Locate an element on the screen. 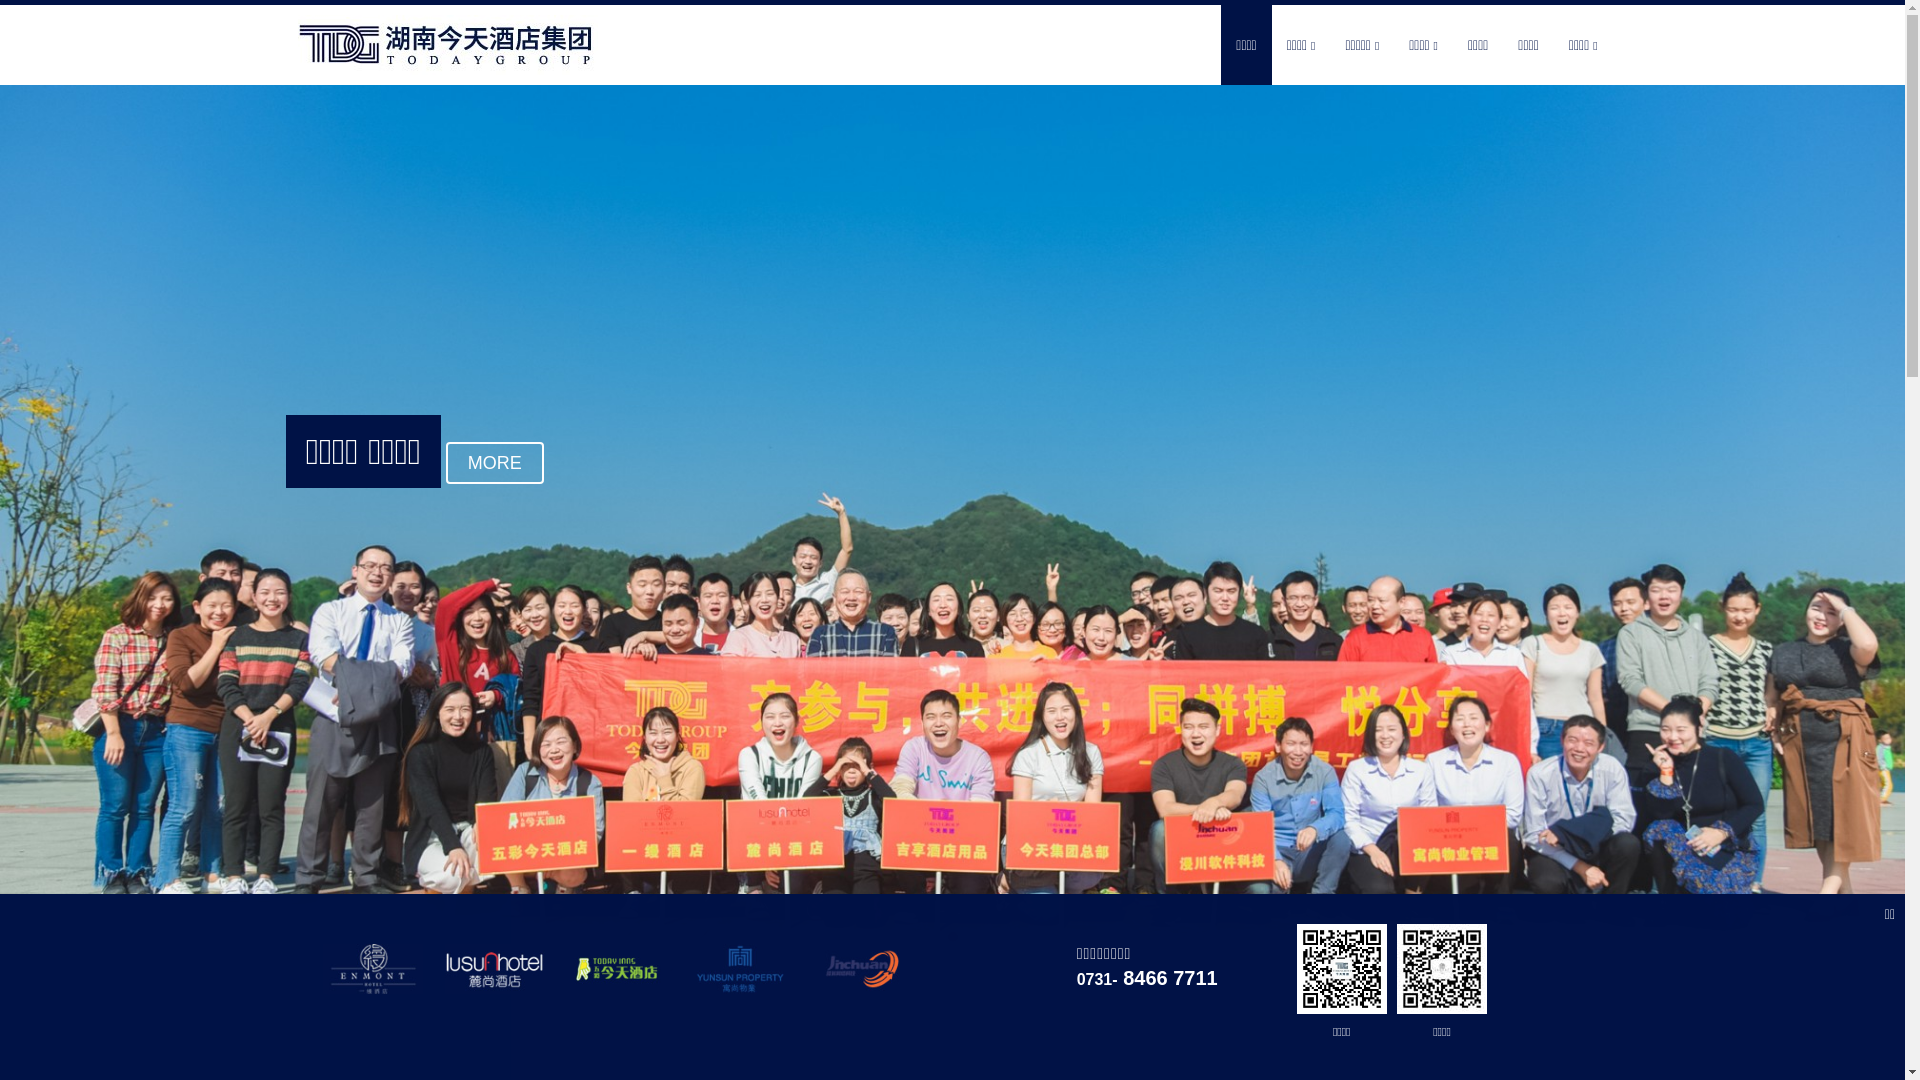 This screenshot has height=1080, width=1920. 'MORE' is located at coordinates (494, 505).